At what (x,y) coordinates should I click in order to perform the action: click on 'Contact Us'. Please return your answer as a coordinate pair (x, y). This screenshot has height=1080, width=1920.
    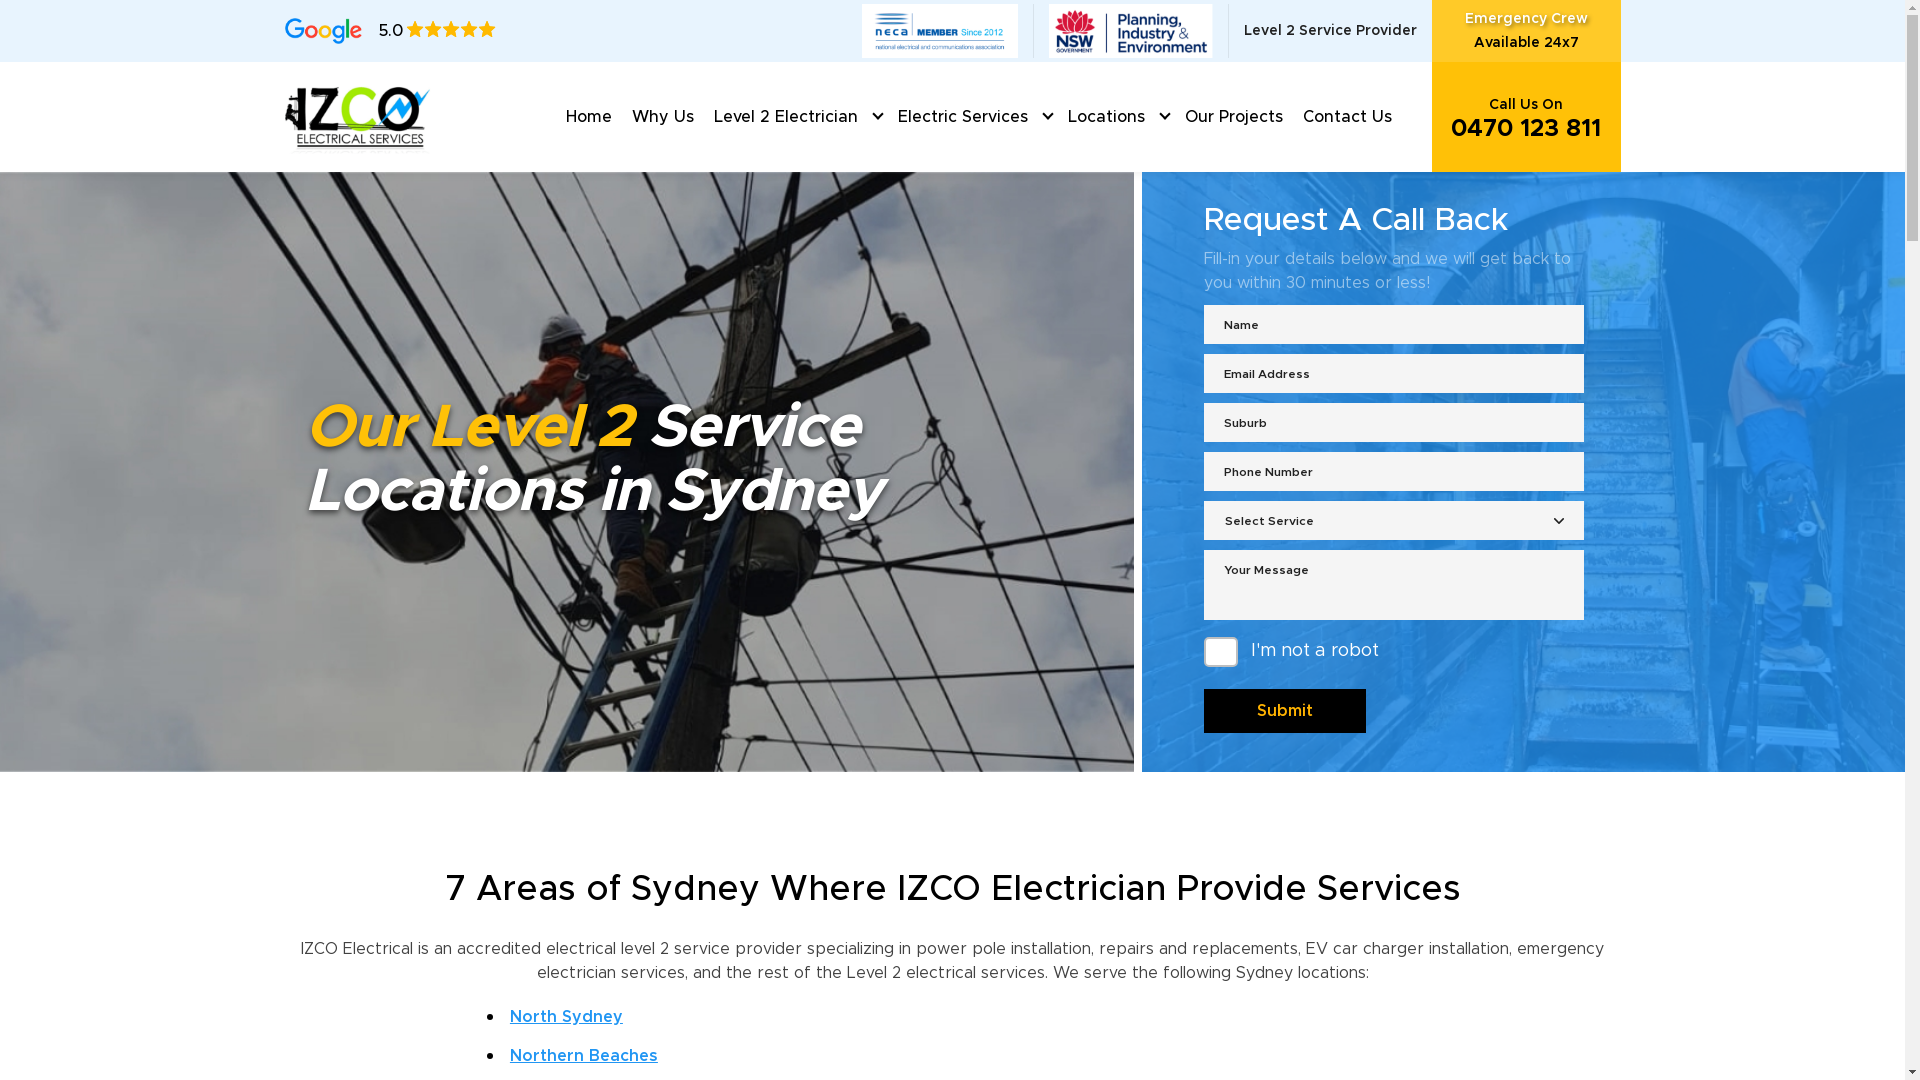
    Looking at the image, I should click on (1346, 116).